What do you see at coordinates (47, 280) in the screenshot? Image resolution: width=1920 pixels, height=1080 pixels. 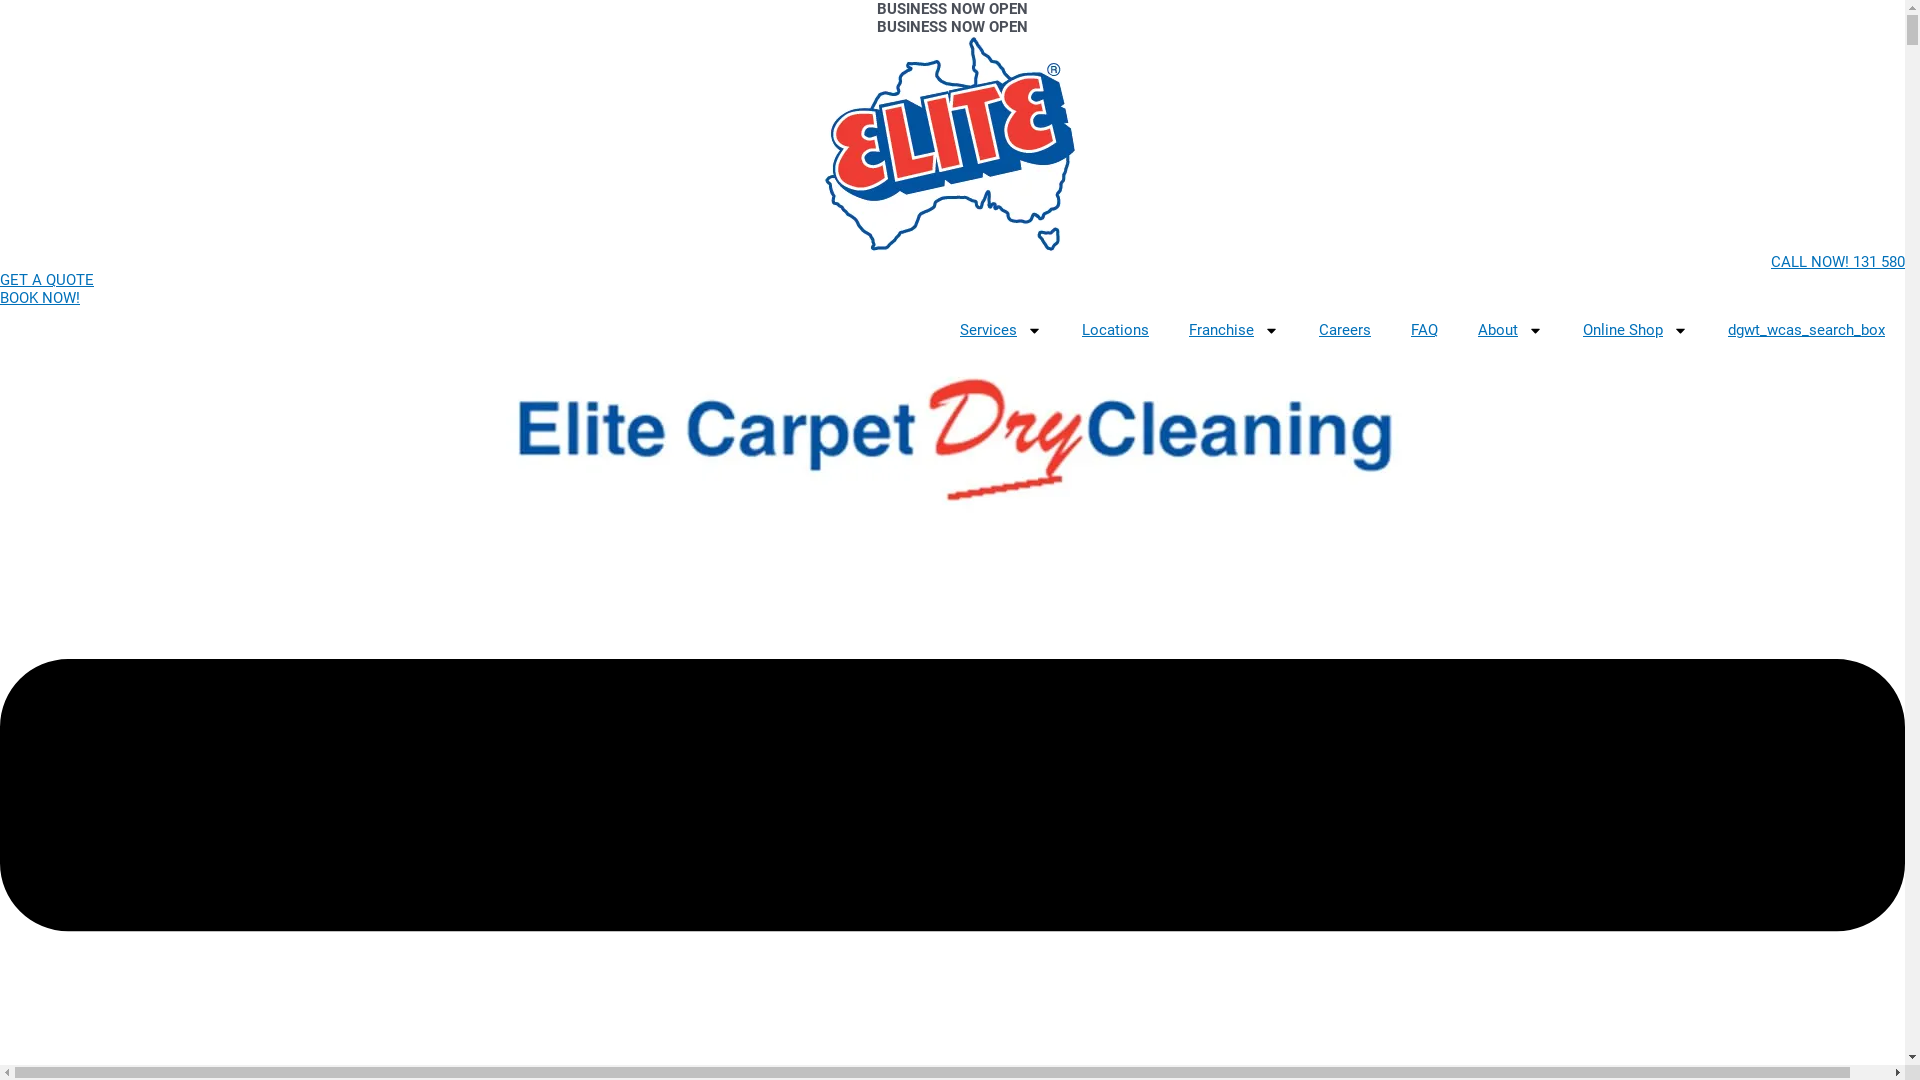 I see `'GET A QUOTE'` at bounding box center [47, 280].